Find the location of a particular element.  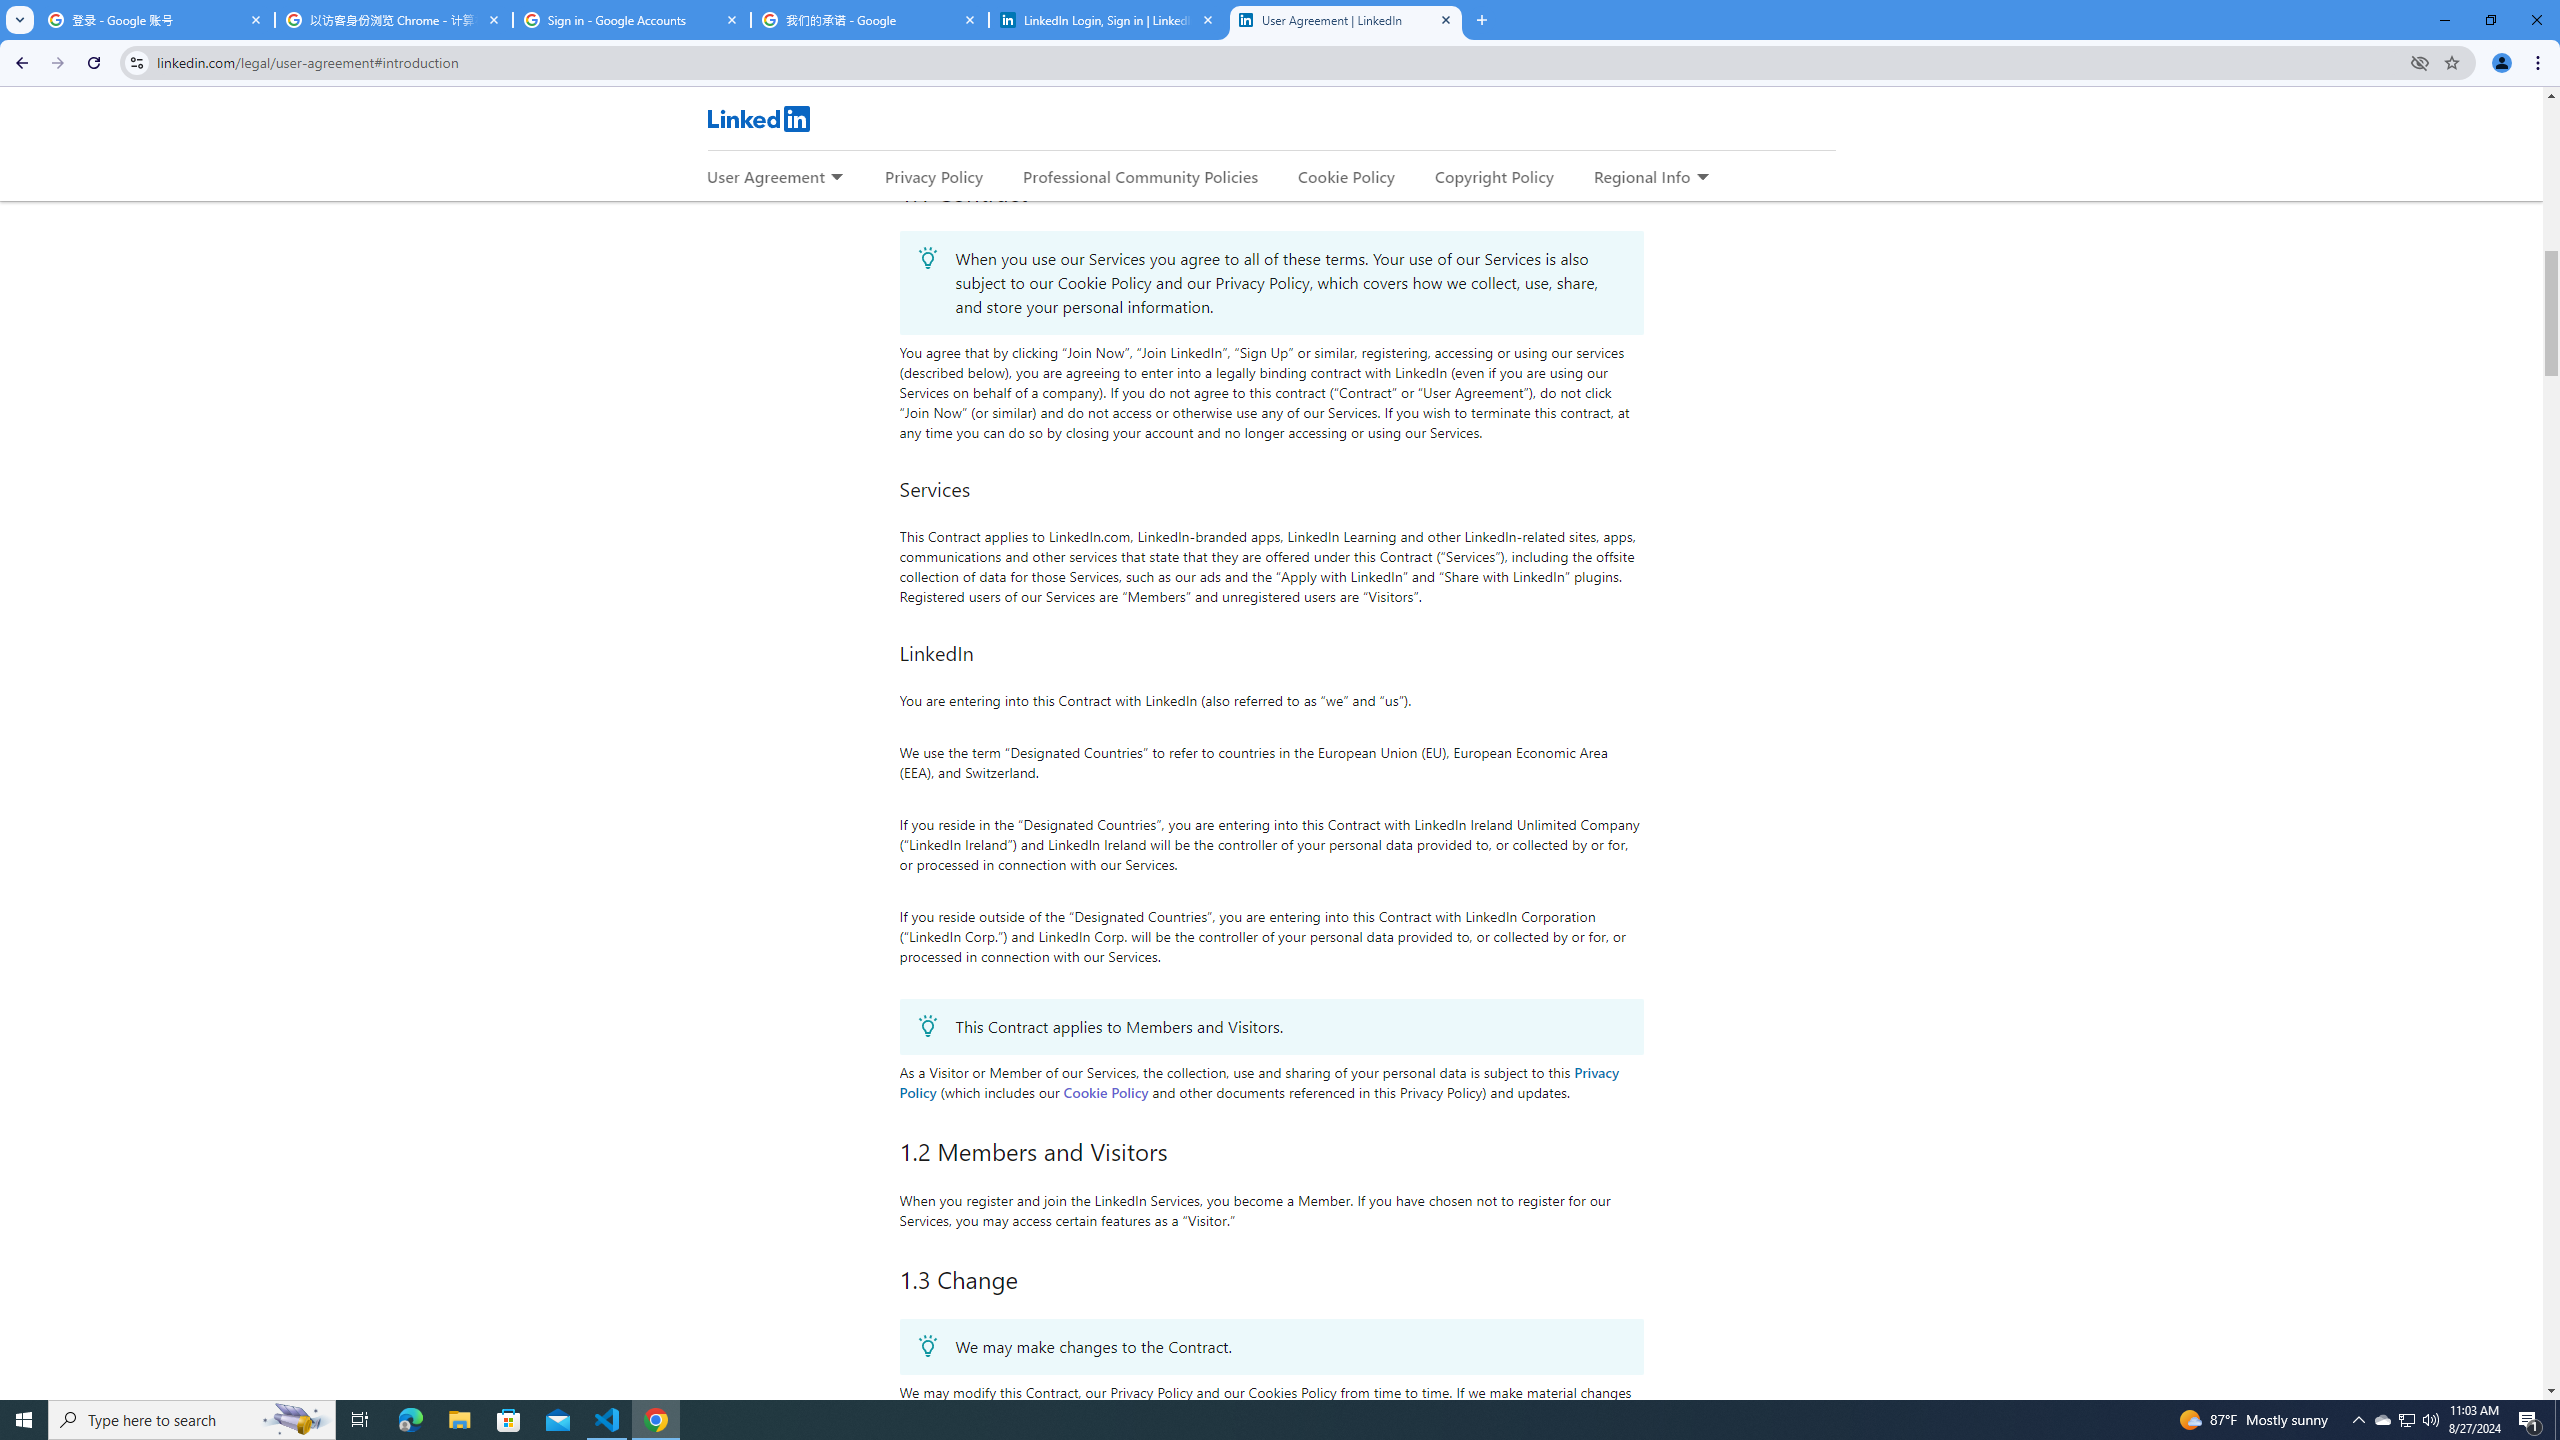

'Professional Community Policies' is located at coordinates (1141, 176).